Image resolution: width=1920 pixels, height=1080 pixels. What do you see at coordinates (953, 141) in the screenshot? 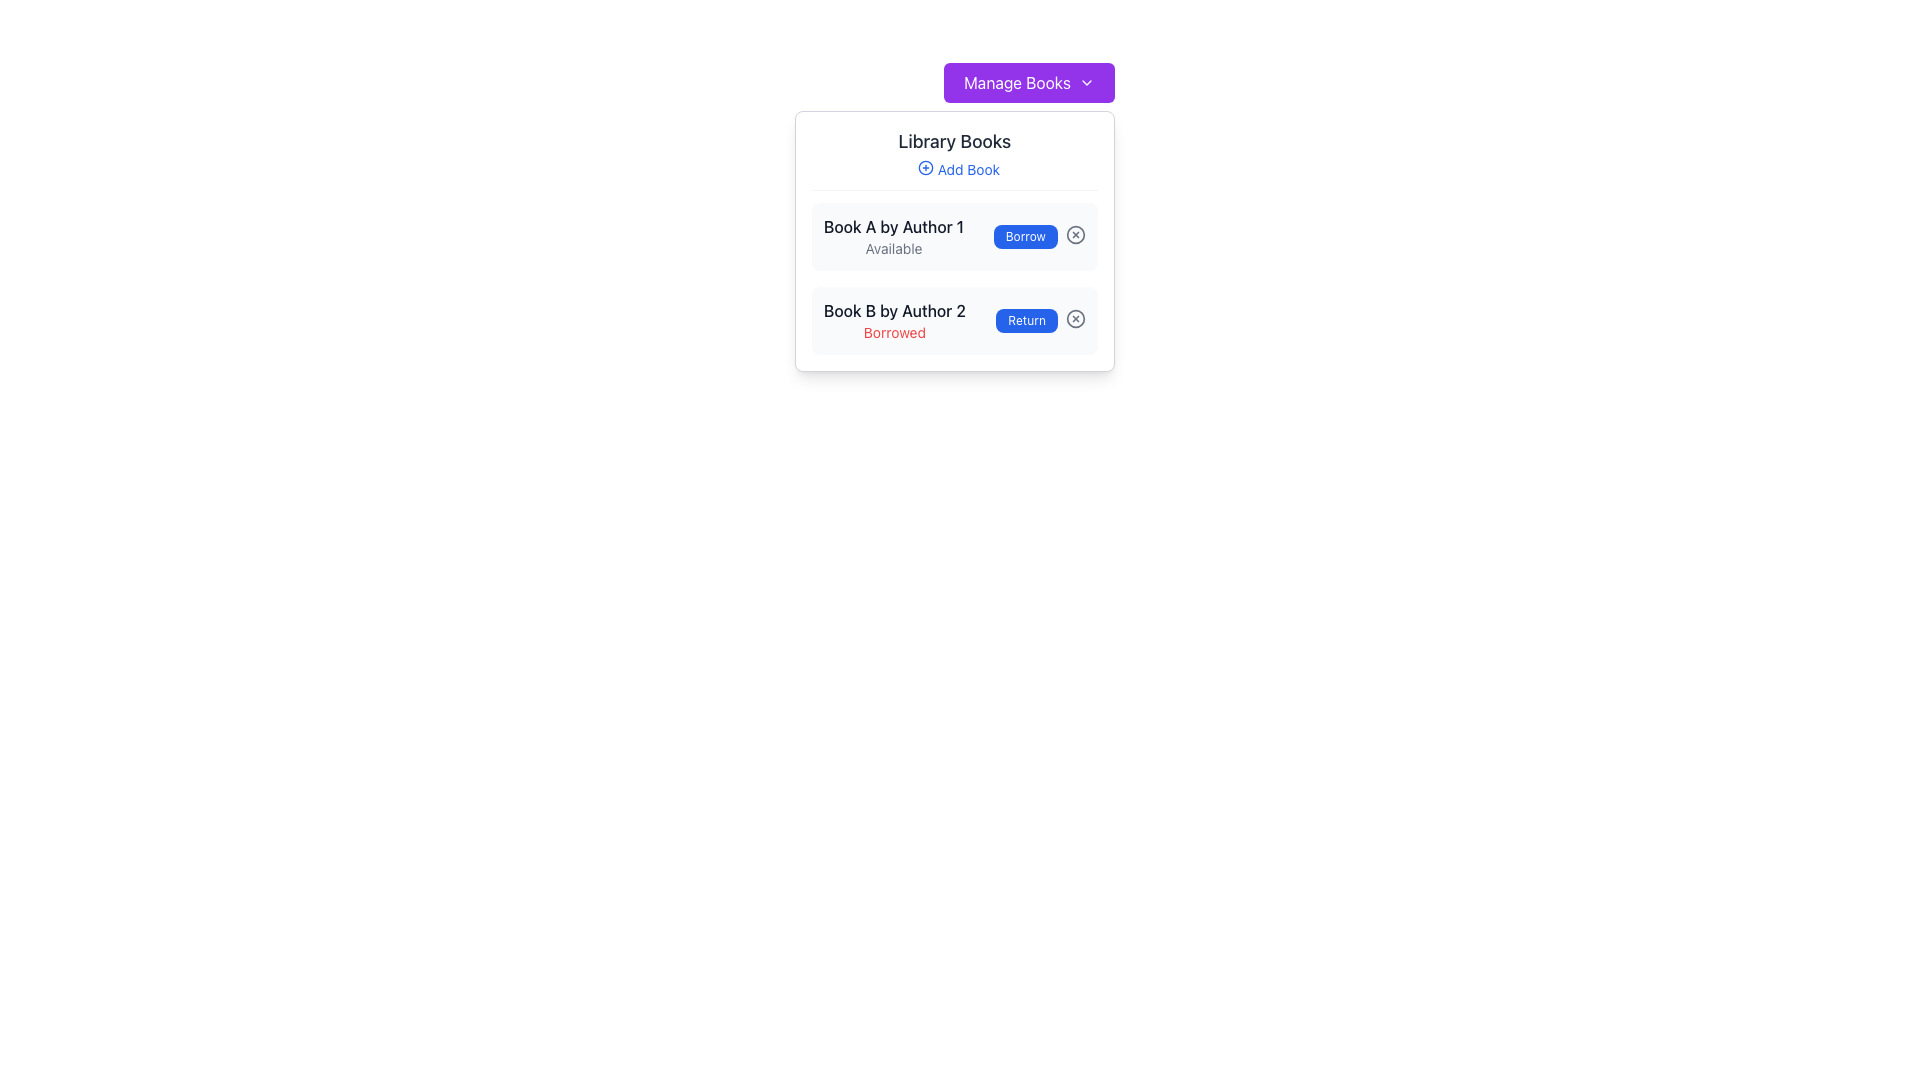
I see `the Header/Text Label located at the top of the 'Library Books Add Book' section, which serves as the title for that section` at bounding box center [953, 141].